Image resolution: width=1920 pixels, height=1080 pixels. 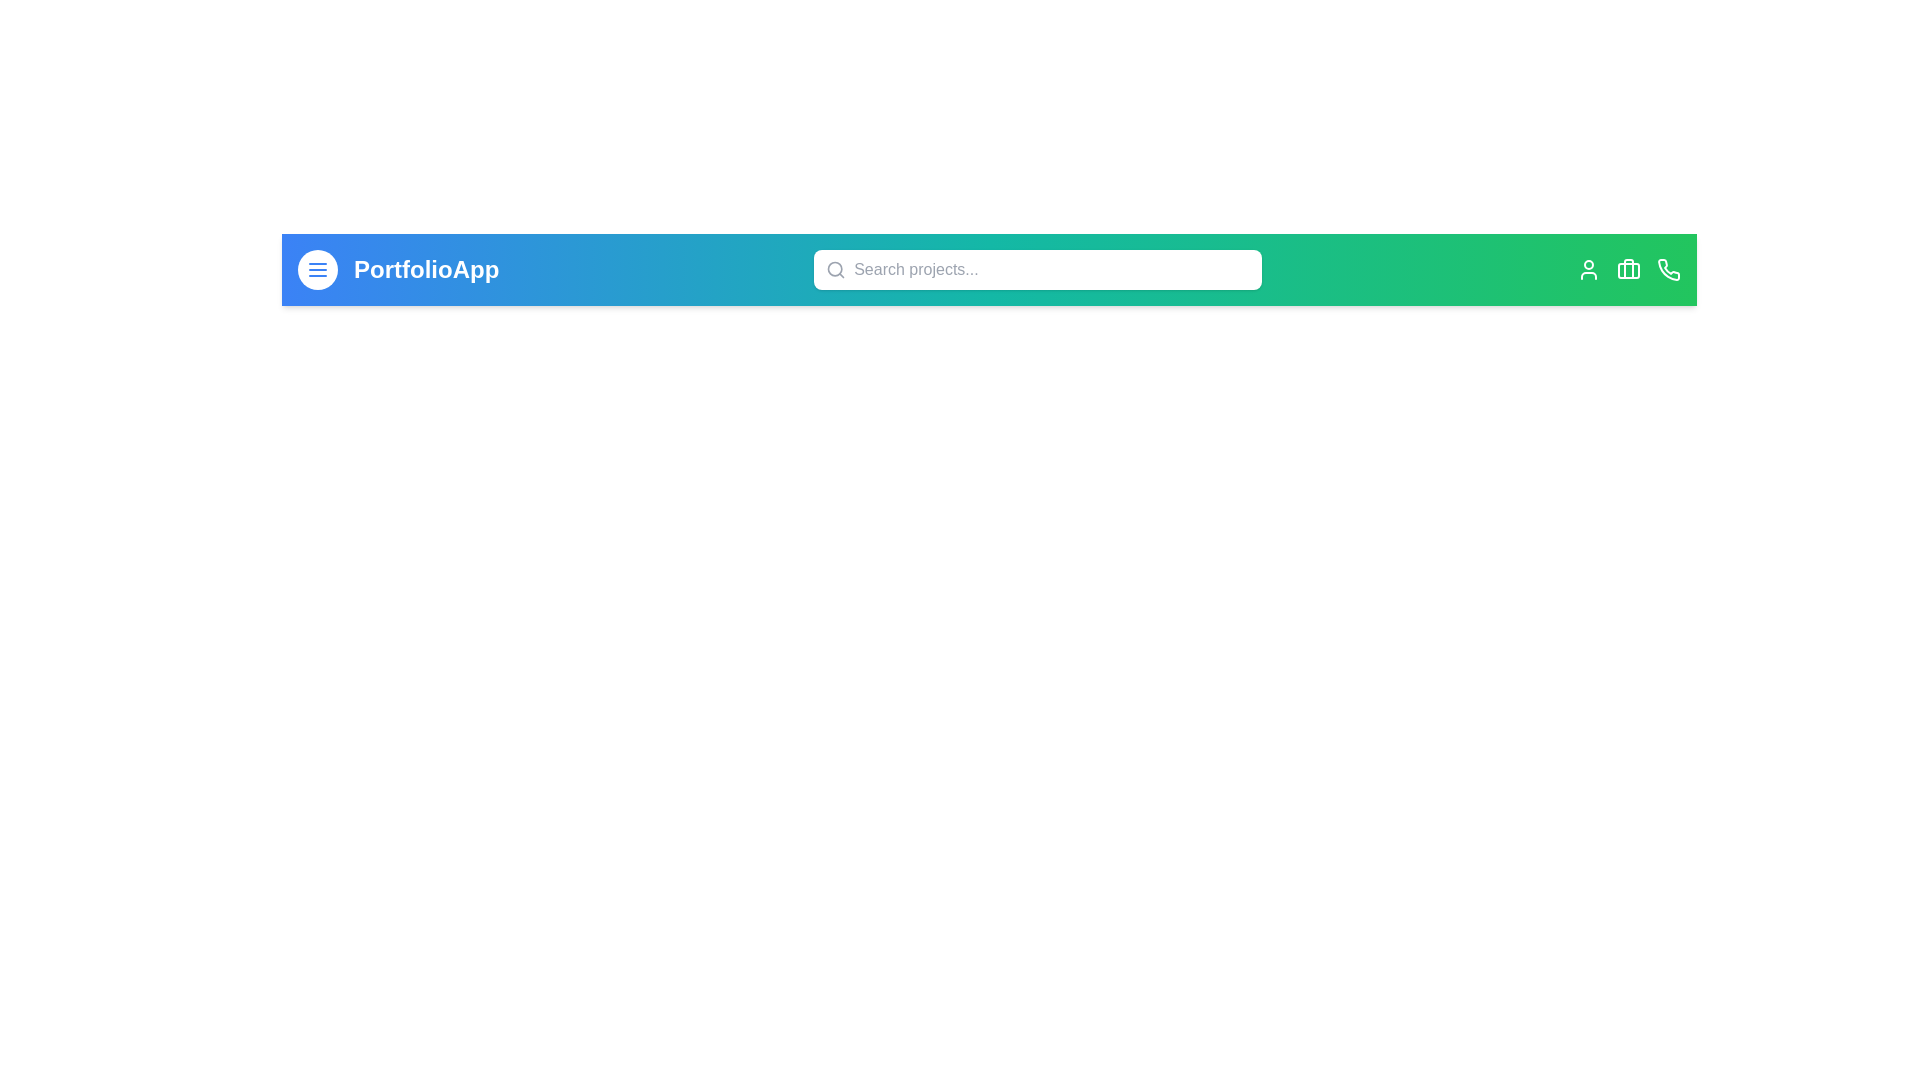 What do you see at coordinates (1587, 270) in the screenshot?
I see `the user icon located on the right side of the app bar` at bounding box center [1587, 270].